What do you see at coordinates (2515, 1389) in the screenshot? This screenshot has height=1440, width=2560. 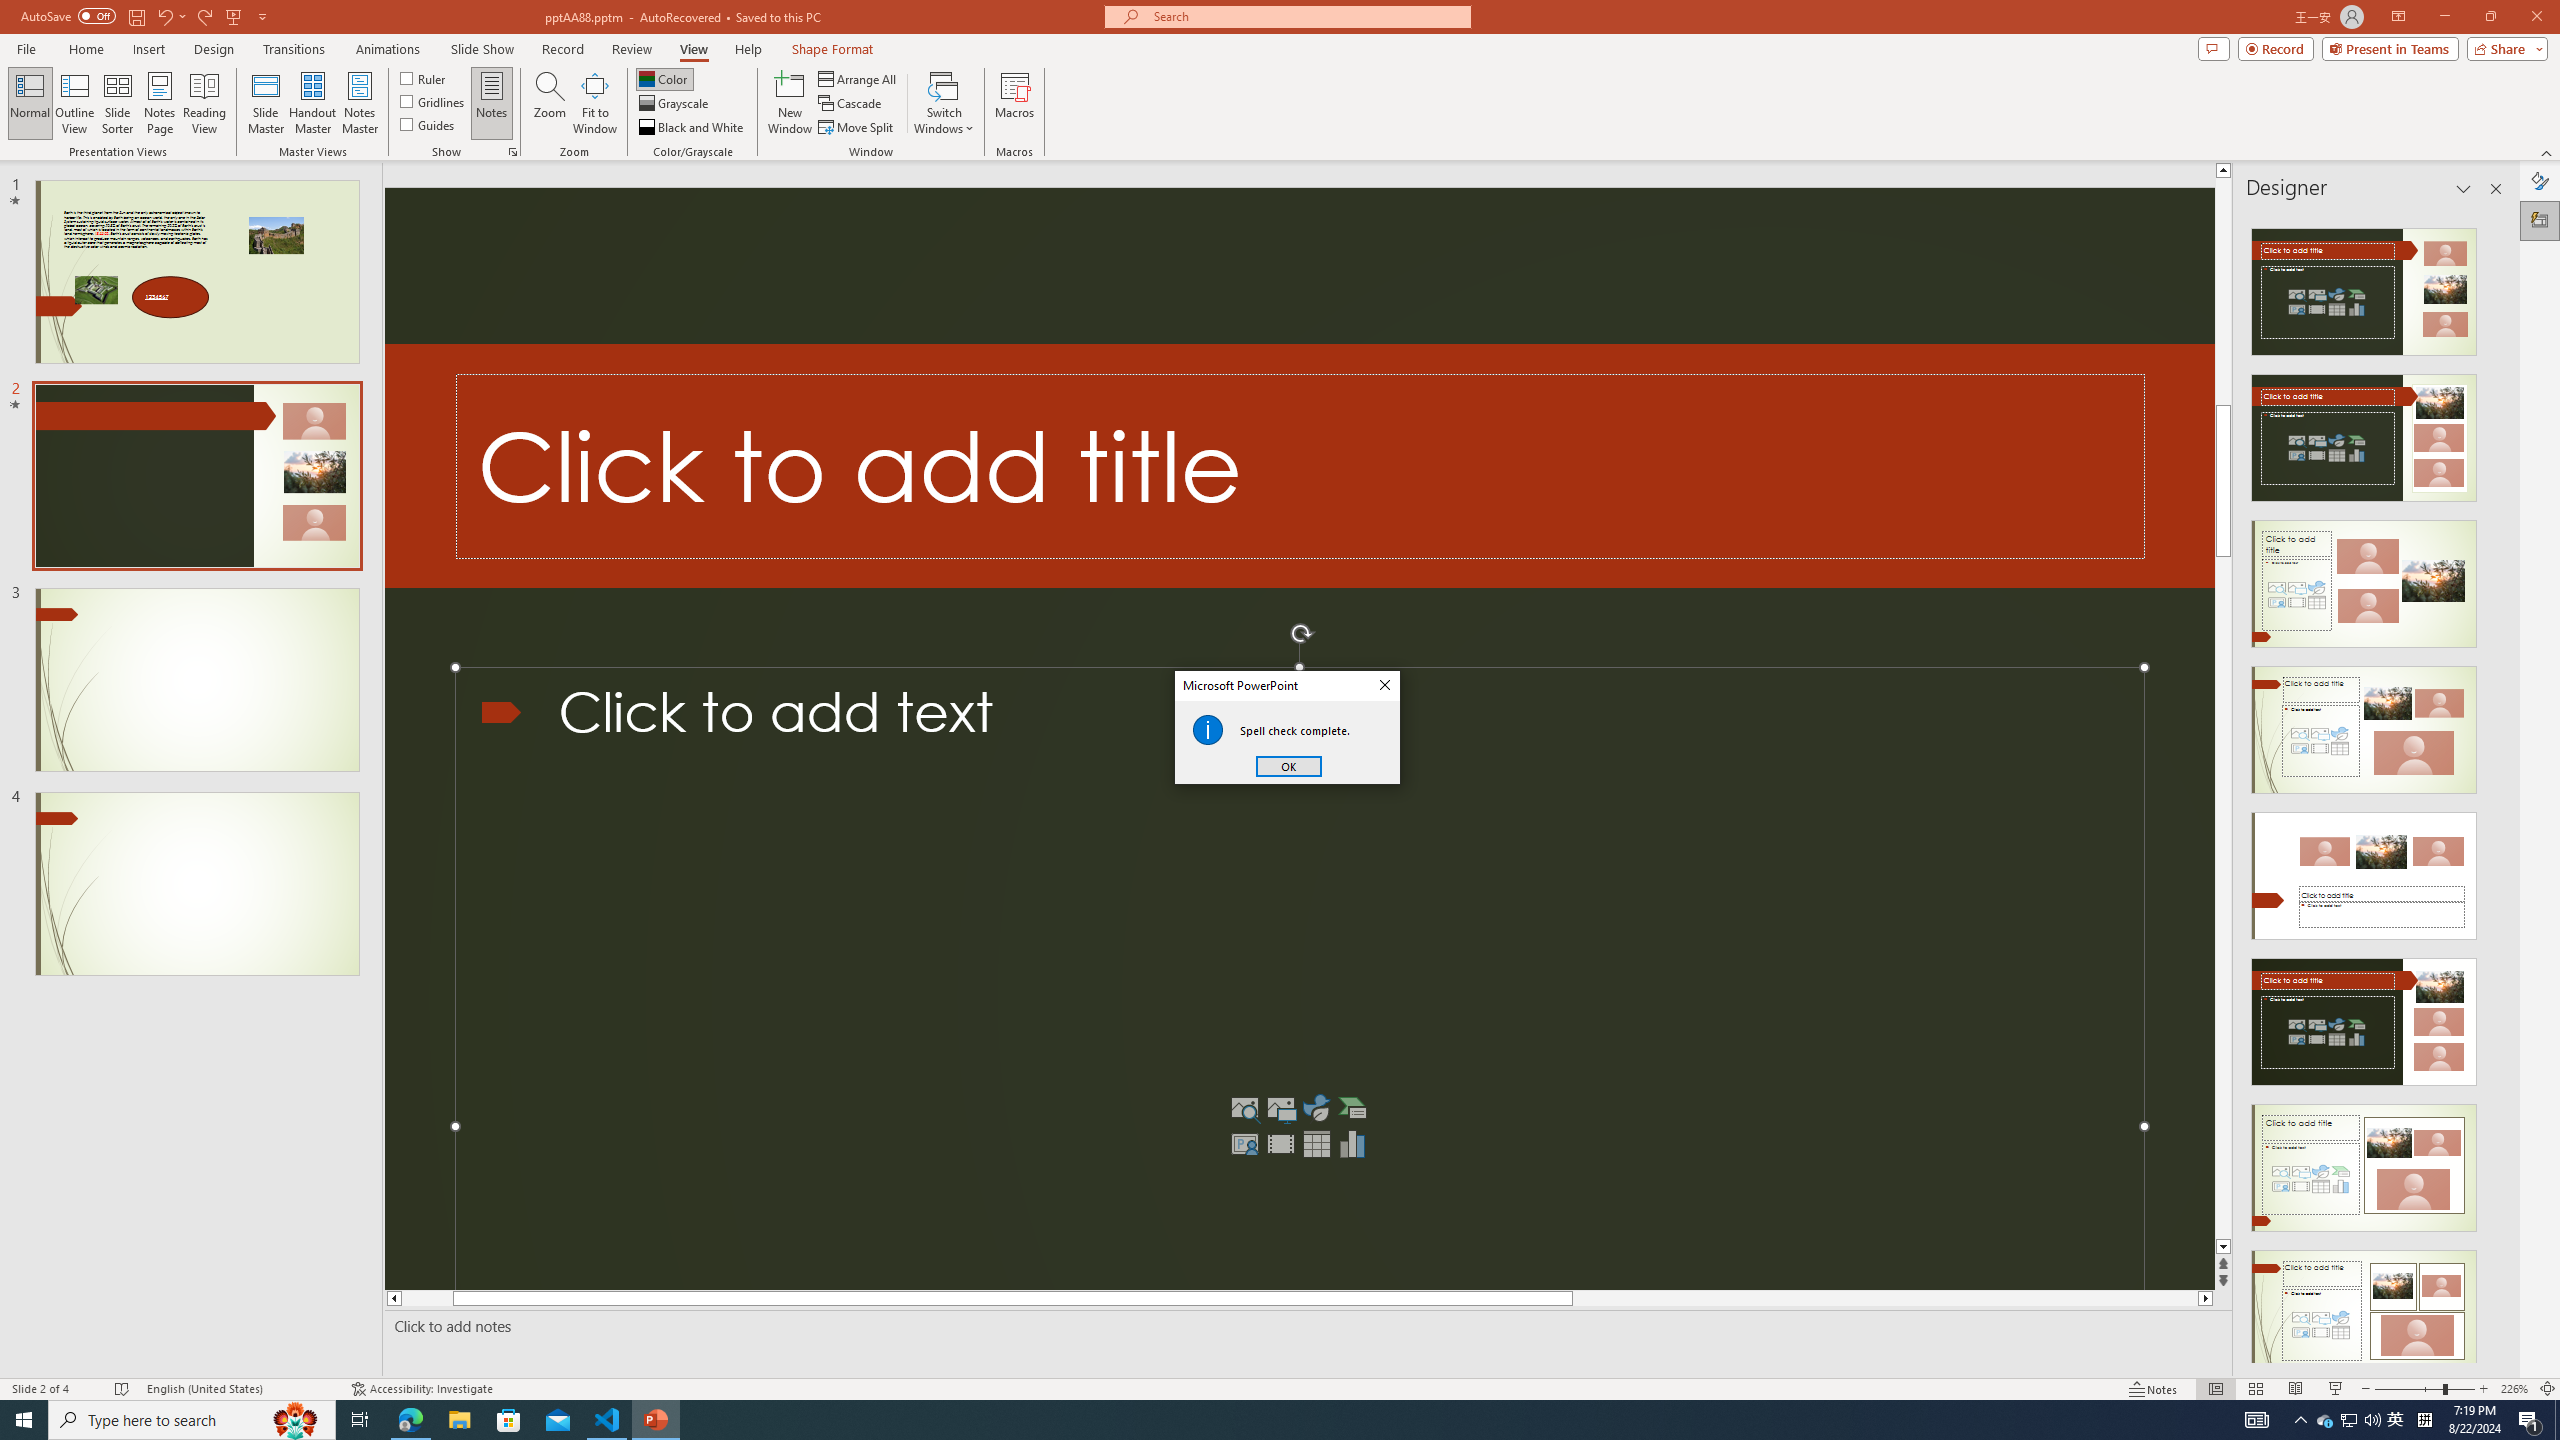 I see `'Zoom 226%'` at bounding box center [2515, 1389].